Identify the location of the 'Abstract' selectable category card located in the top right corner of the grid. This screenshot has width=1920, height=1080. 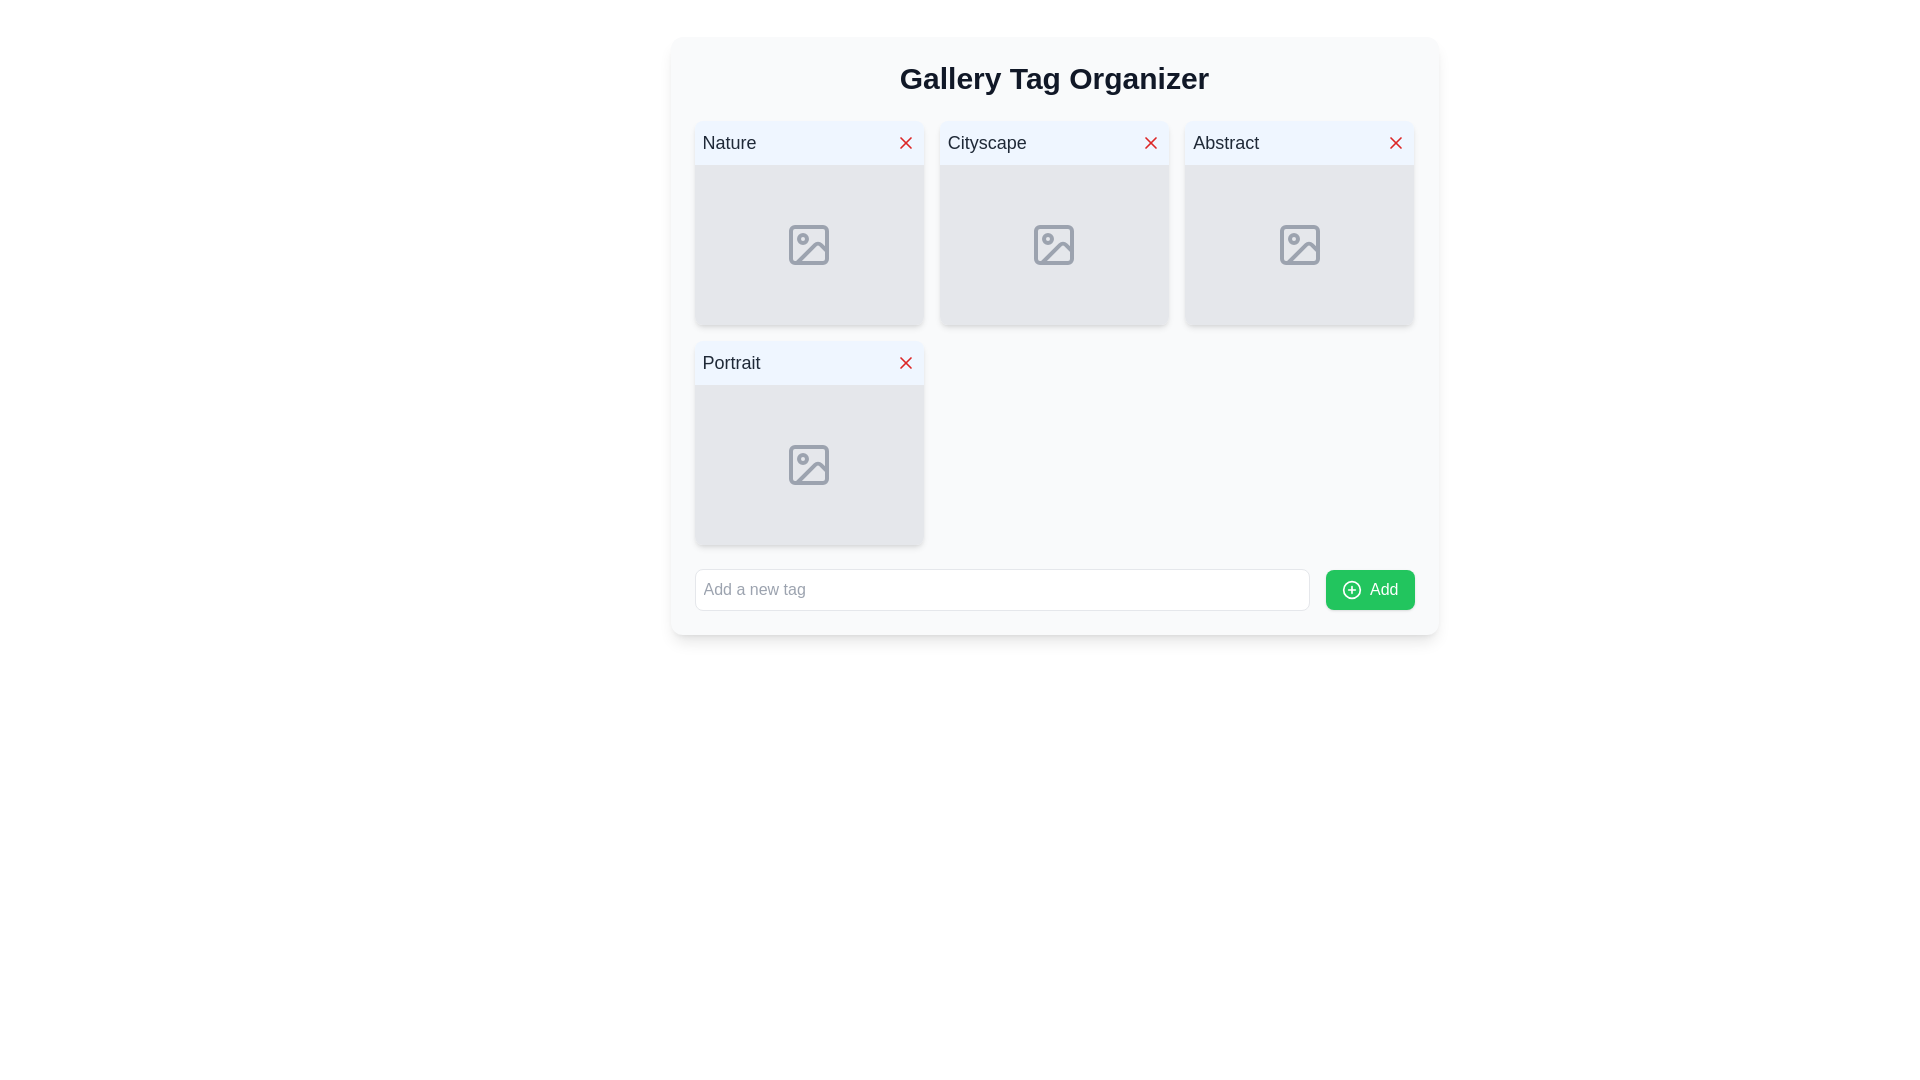
(1299, 223).